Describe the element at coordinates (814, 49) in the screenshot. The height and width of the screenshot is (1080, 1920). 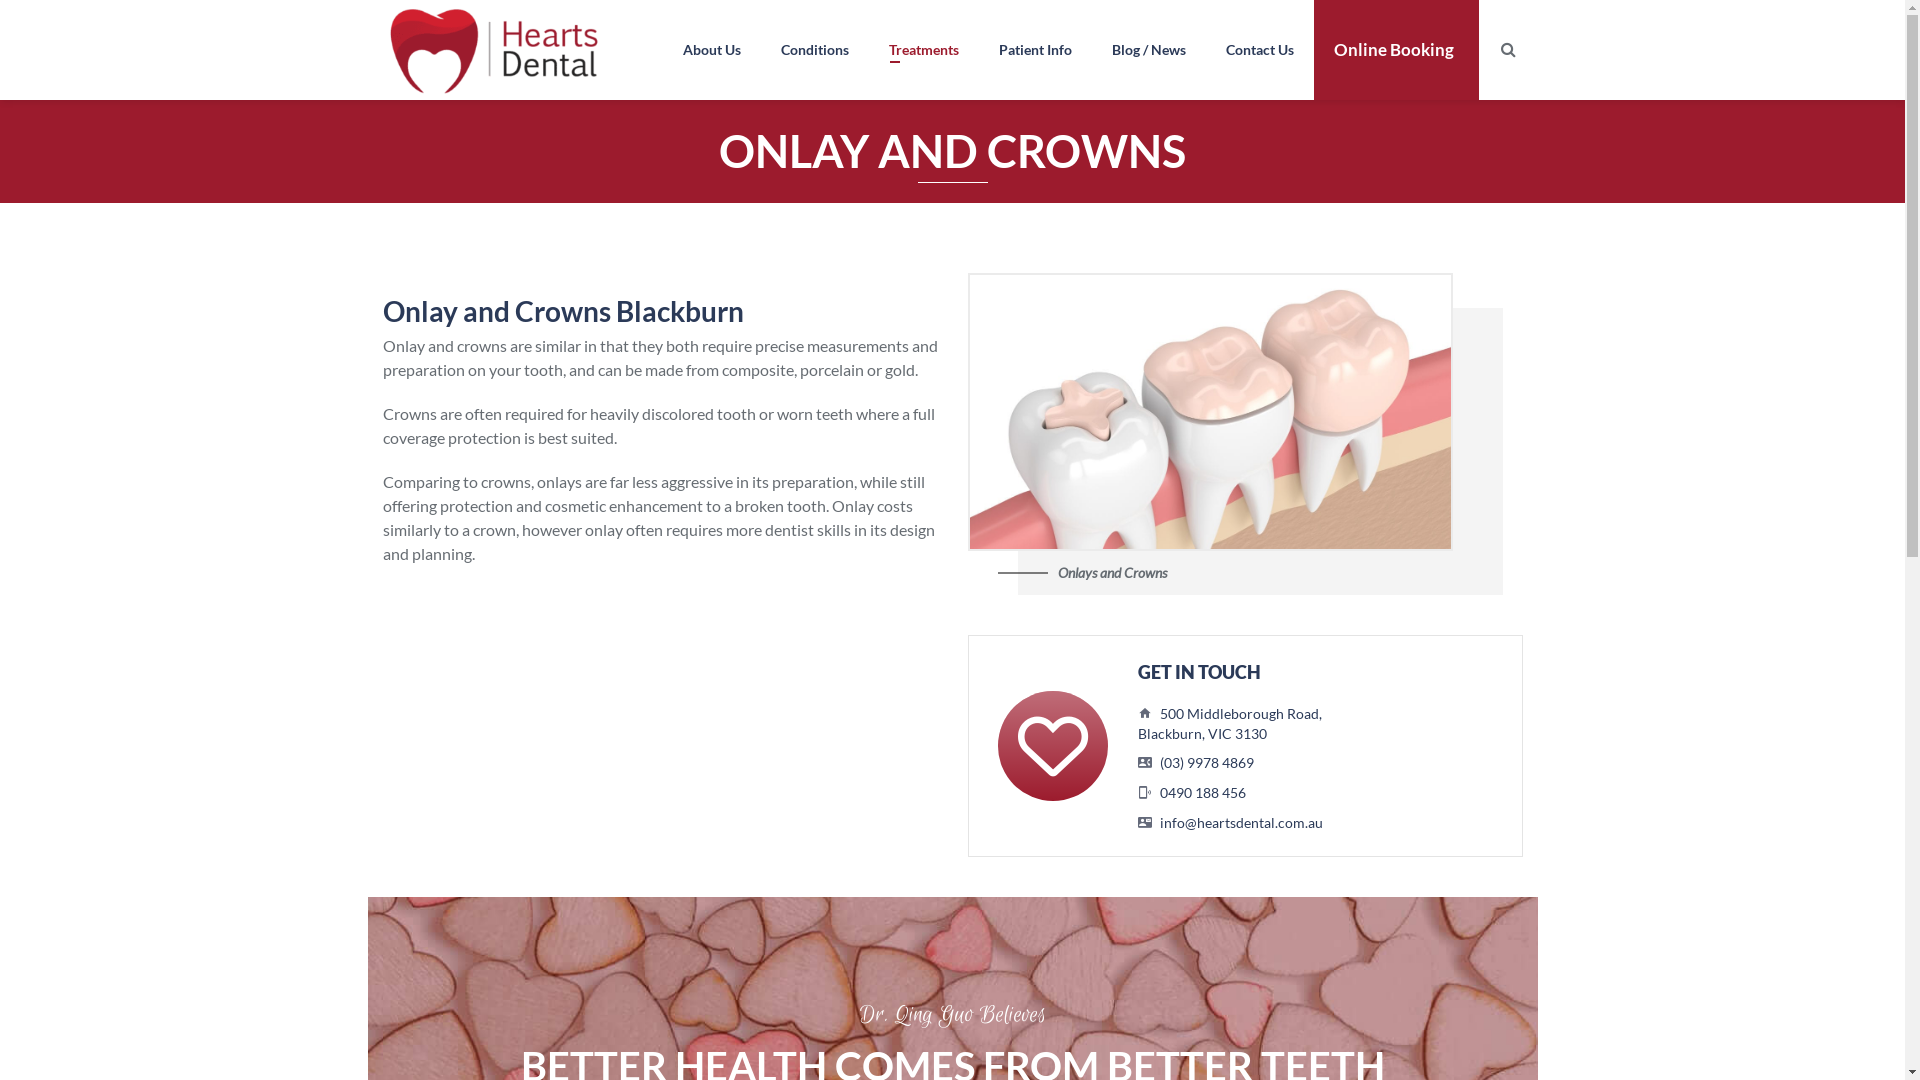
I see `'Conditions'` at that location.